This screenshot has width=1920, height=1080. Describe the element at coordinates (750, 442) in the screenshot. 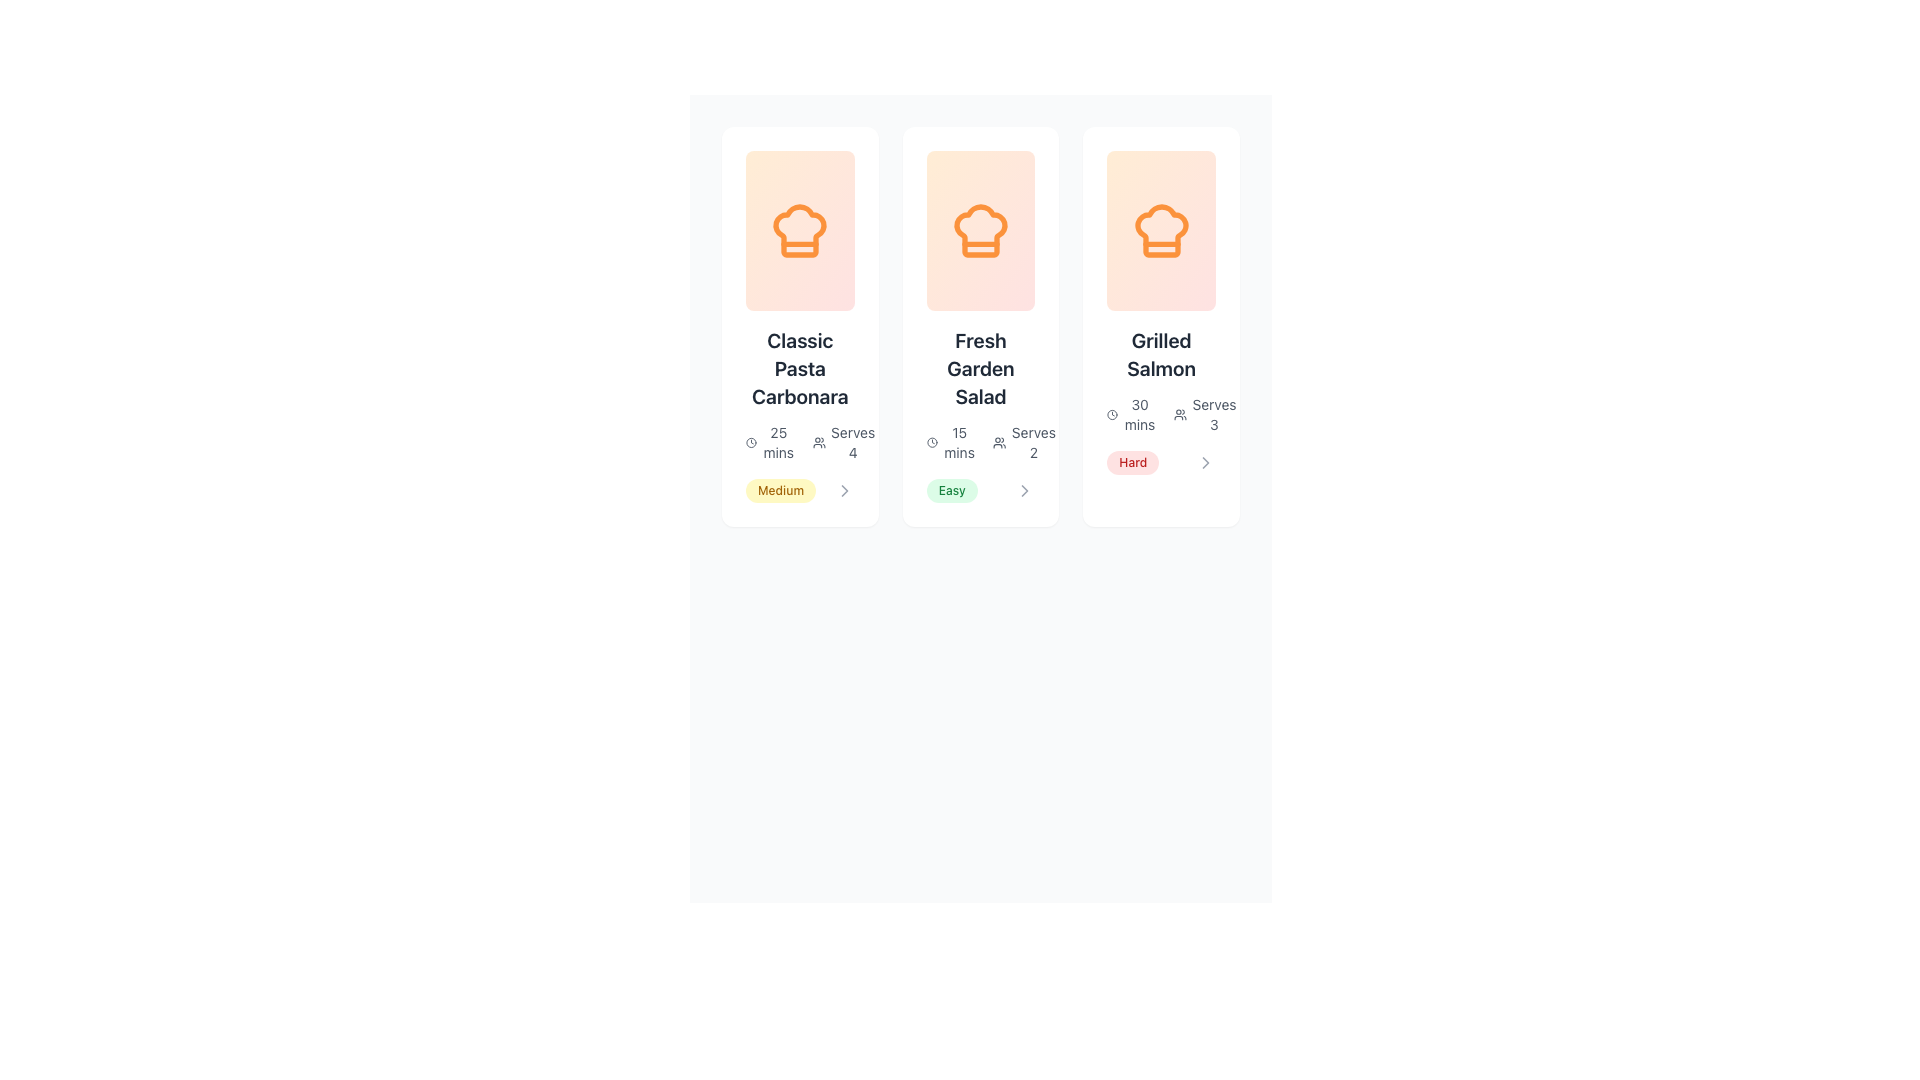

I see `the clock icon located within the card for 'Classic Pasta Carbonara', which visually represents the duration of '25 mins'` at that location.